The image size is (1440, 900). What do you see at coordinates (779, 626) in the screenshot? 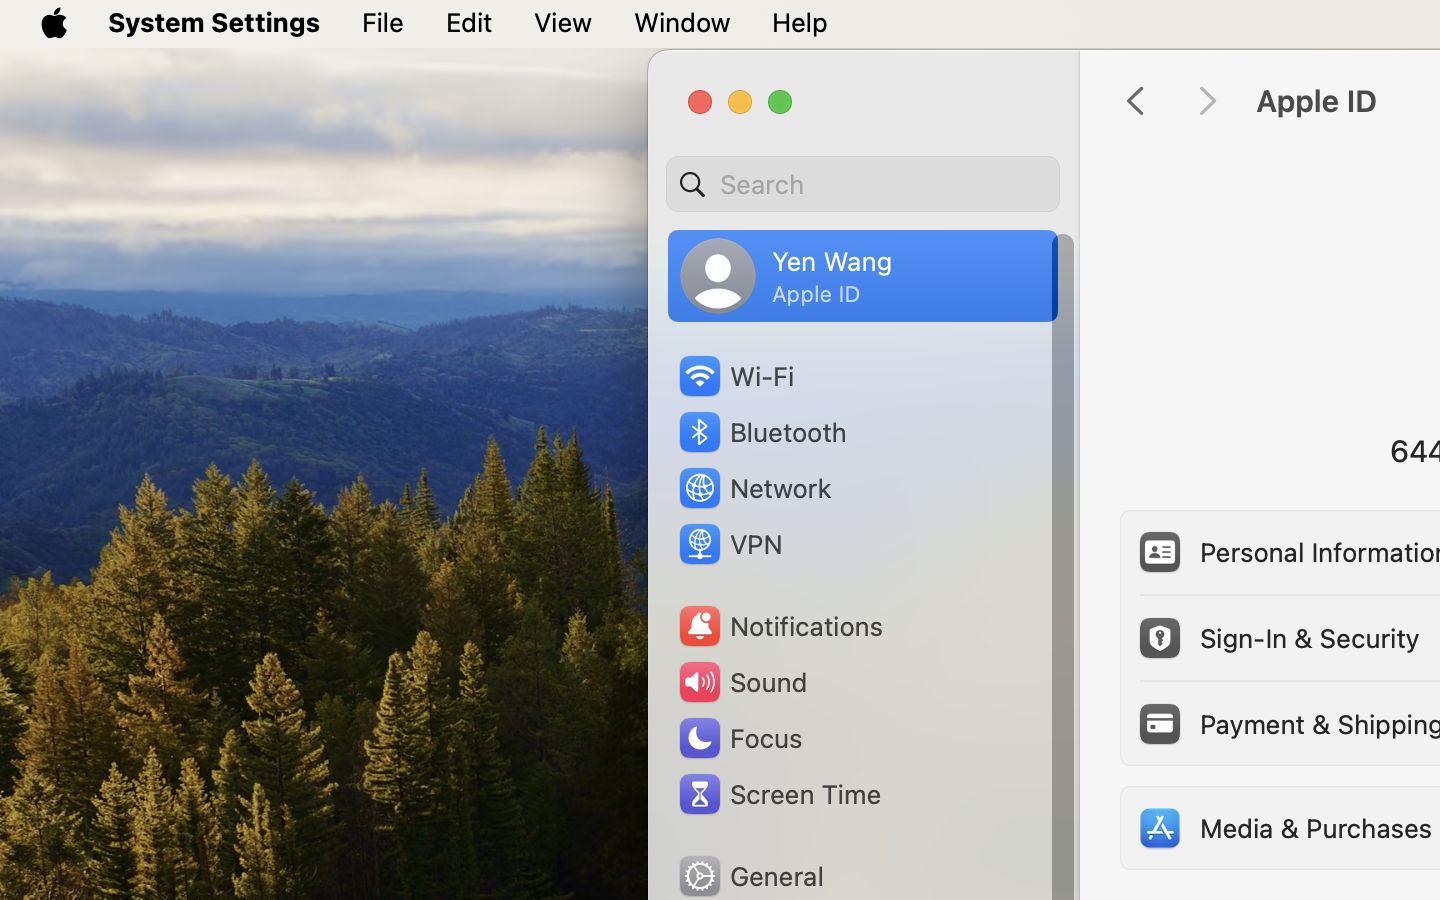
I see `'Notifications'` at bounding box center [779, 626].